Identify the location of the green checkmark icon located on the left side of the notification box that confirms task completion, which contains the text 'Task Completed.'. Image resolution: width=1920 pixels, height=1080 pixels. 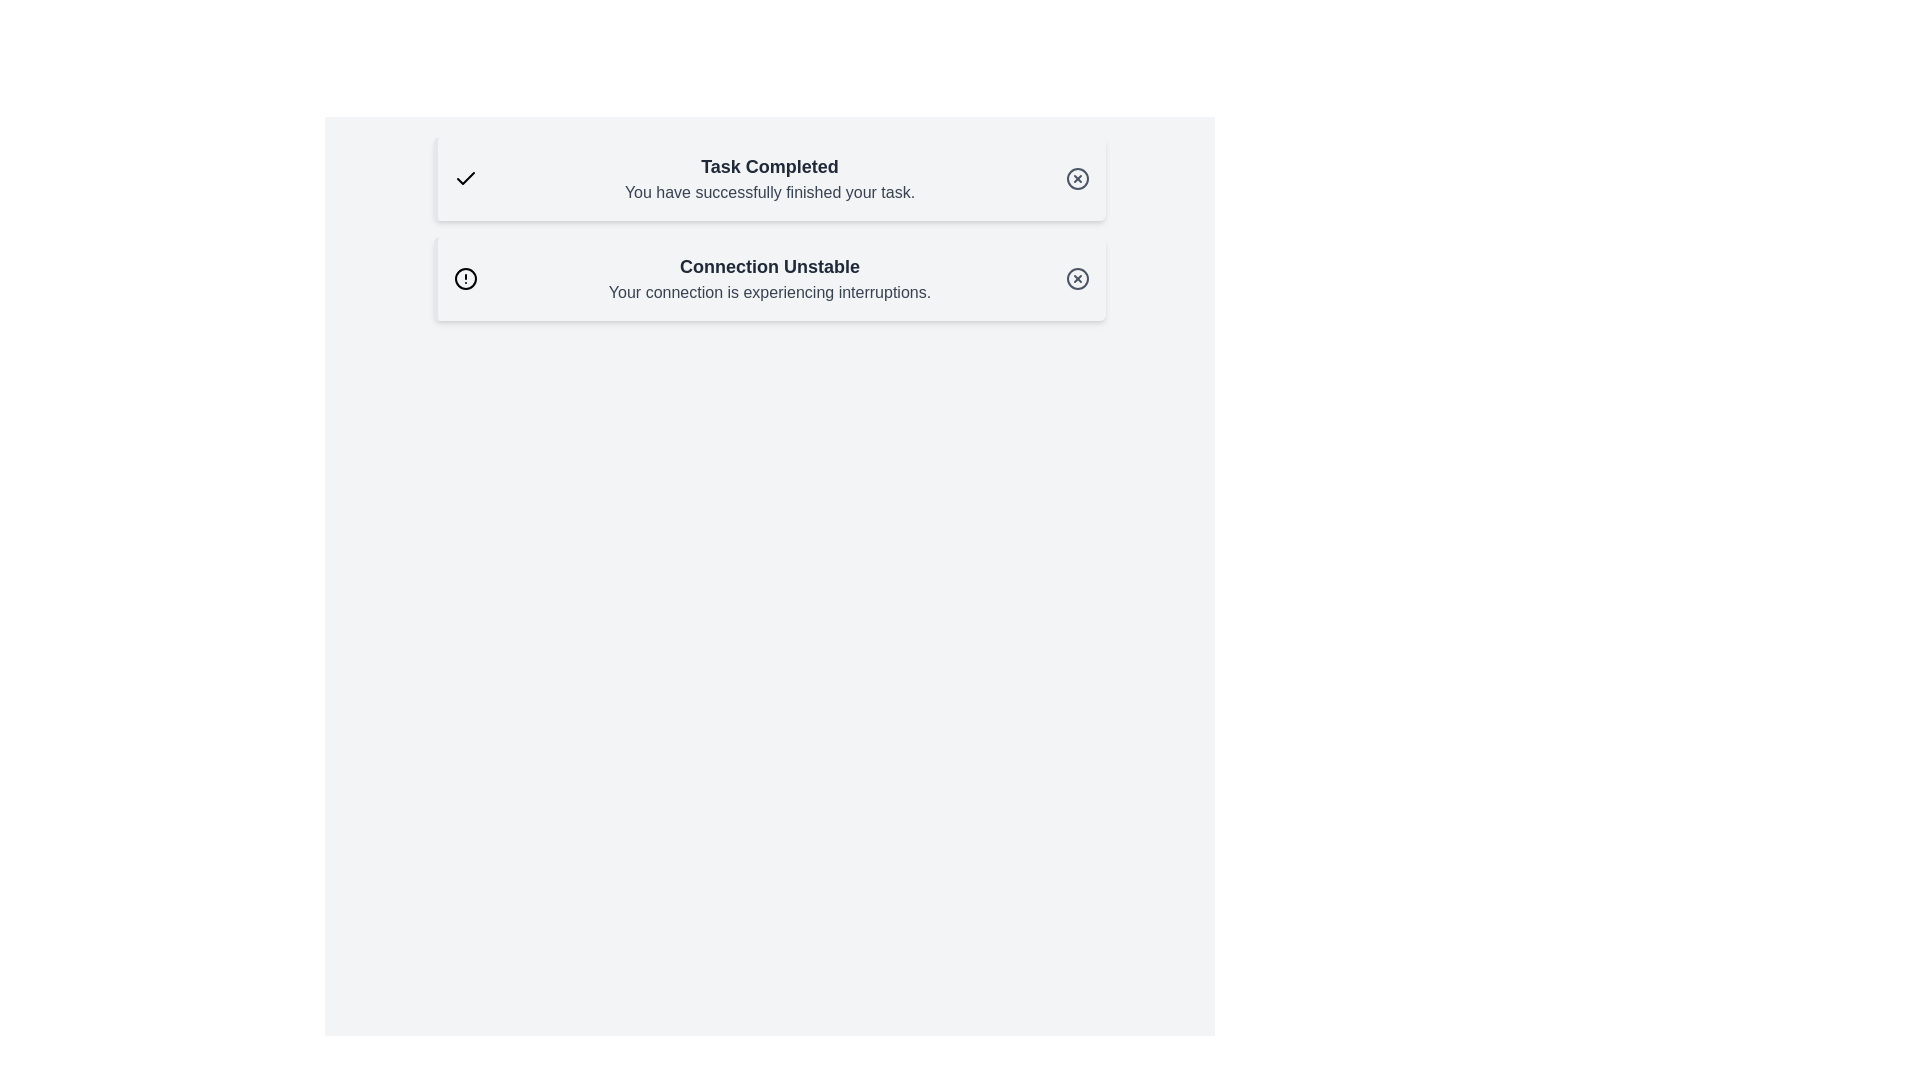
(464, 177).